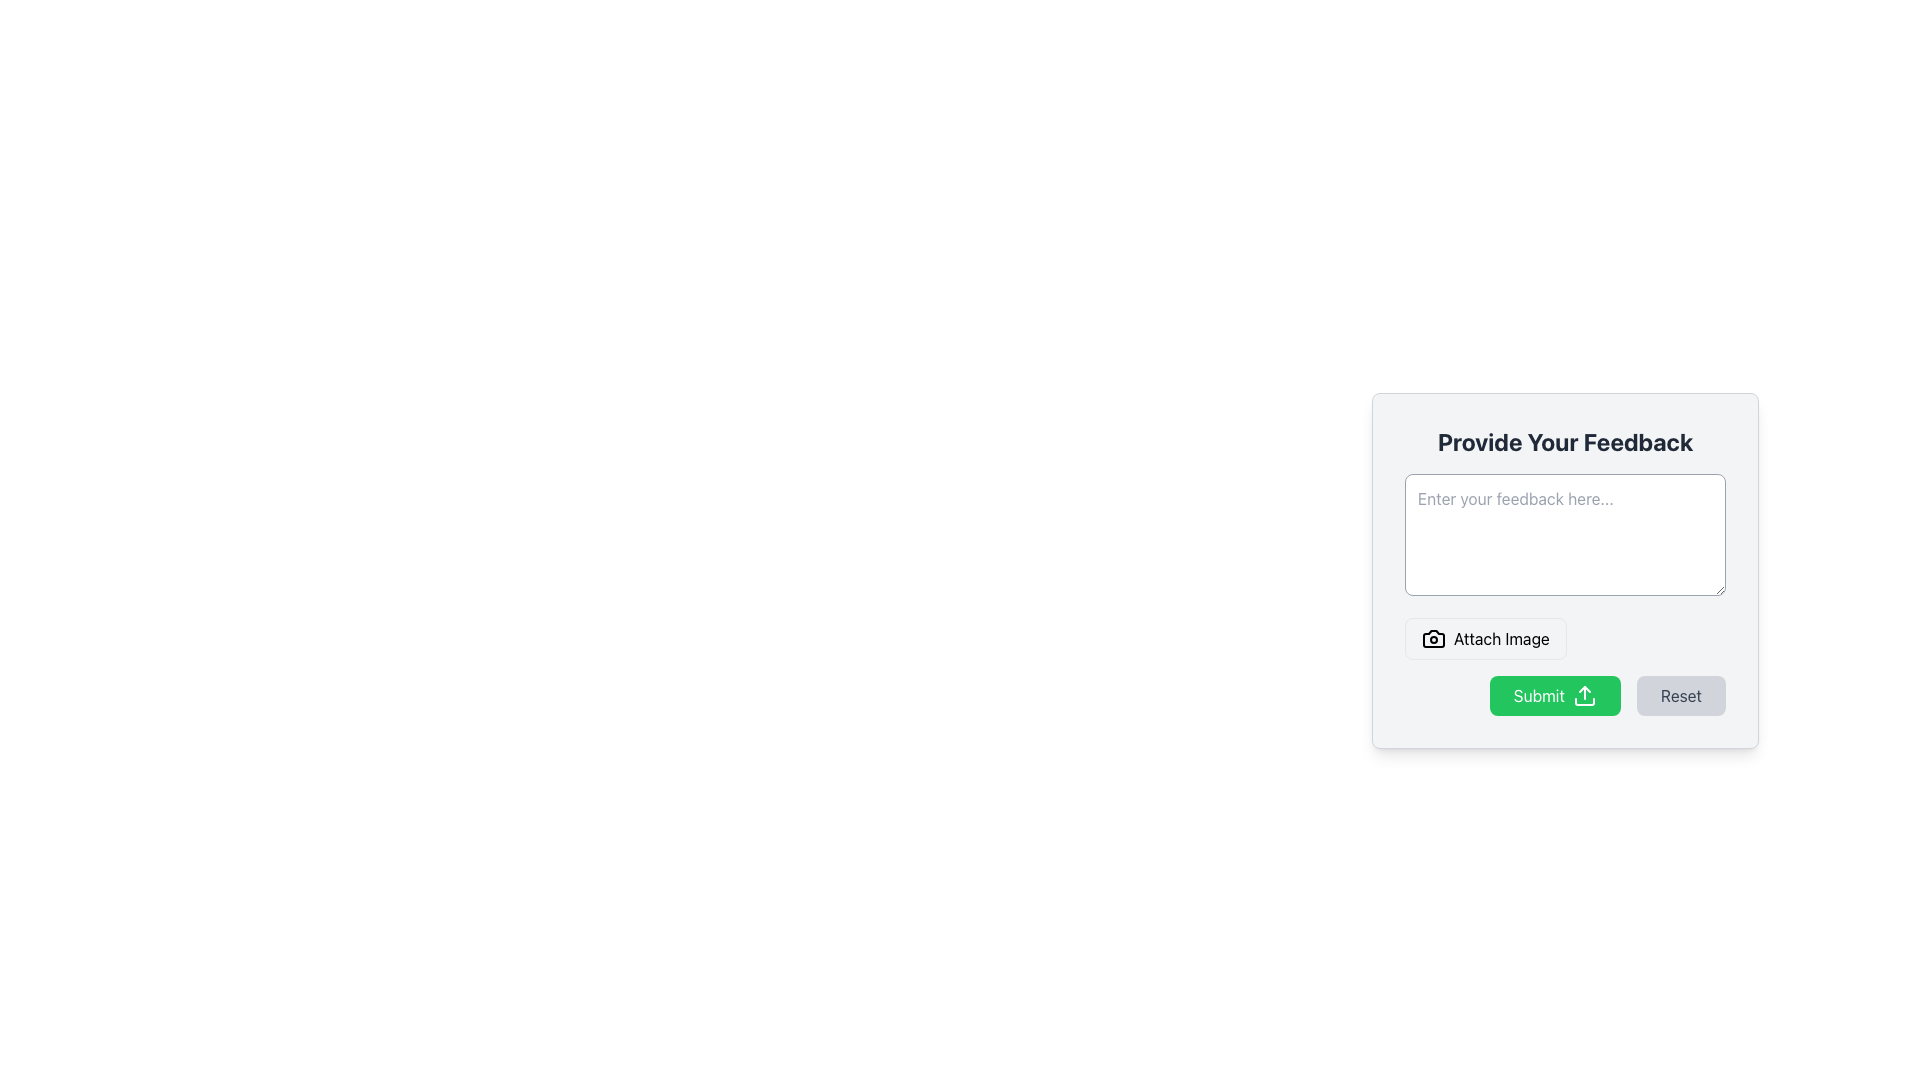 This screenshot has width=1920, height=1080. What do you see at coordinates (1583, 694) in the screenshot?
I see `the Upload Indicator icon located inside the green 'Submit' button, positioned to the right of the text 'Submit', to interact with the associated button` at bounding box center [1583, 694].